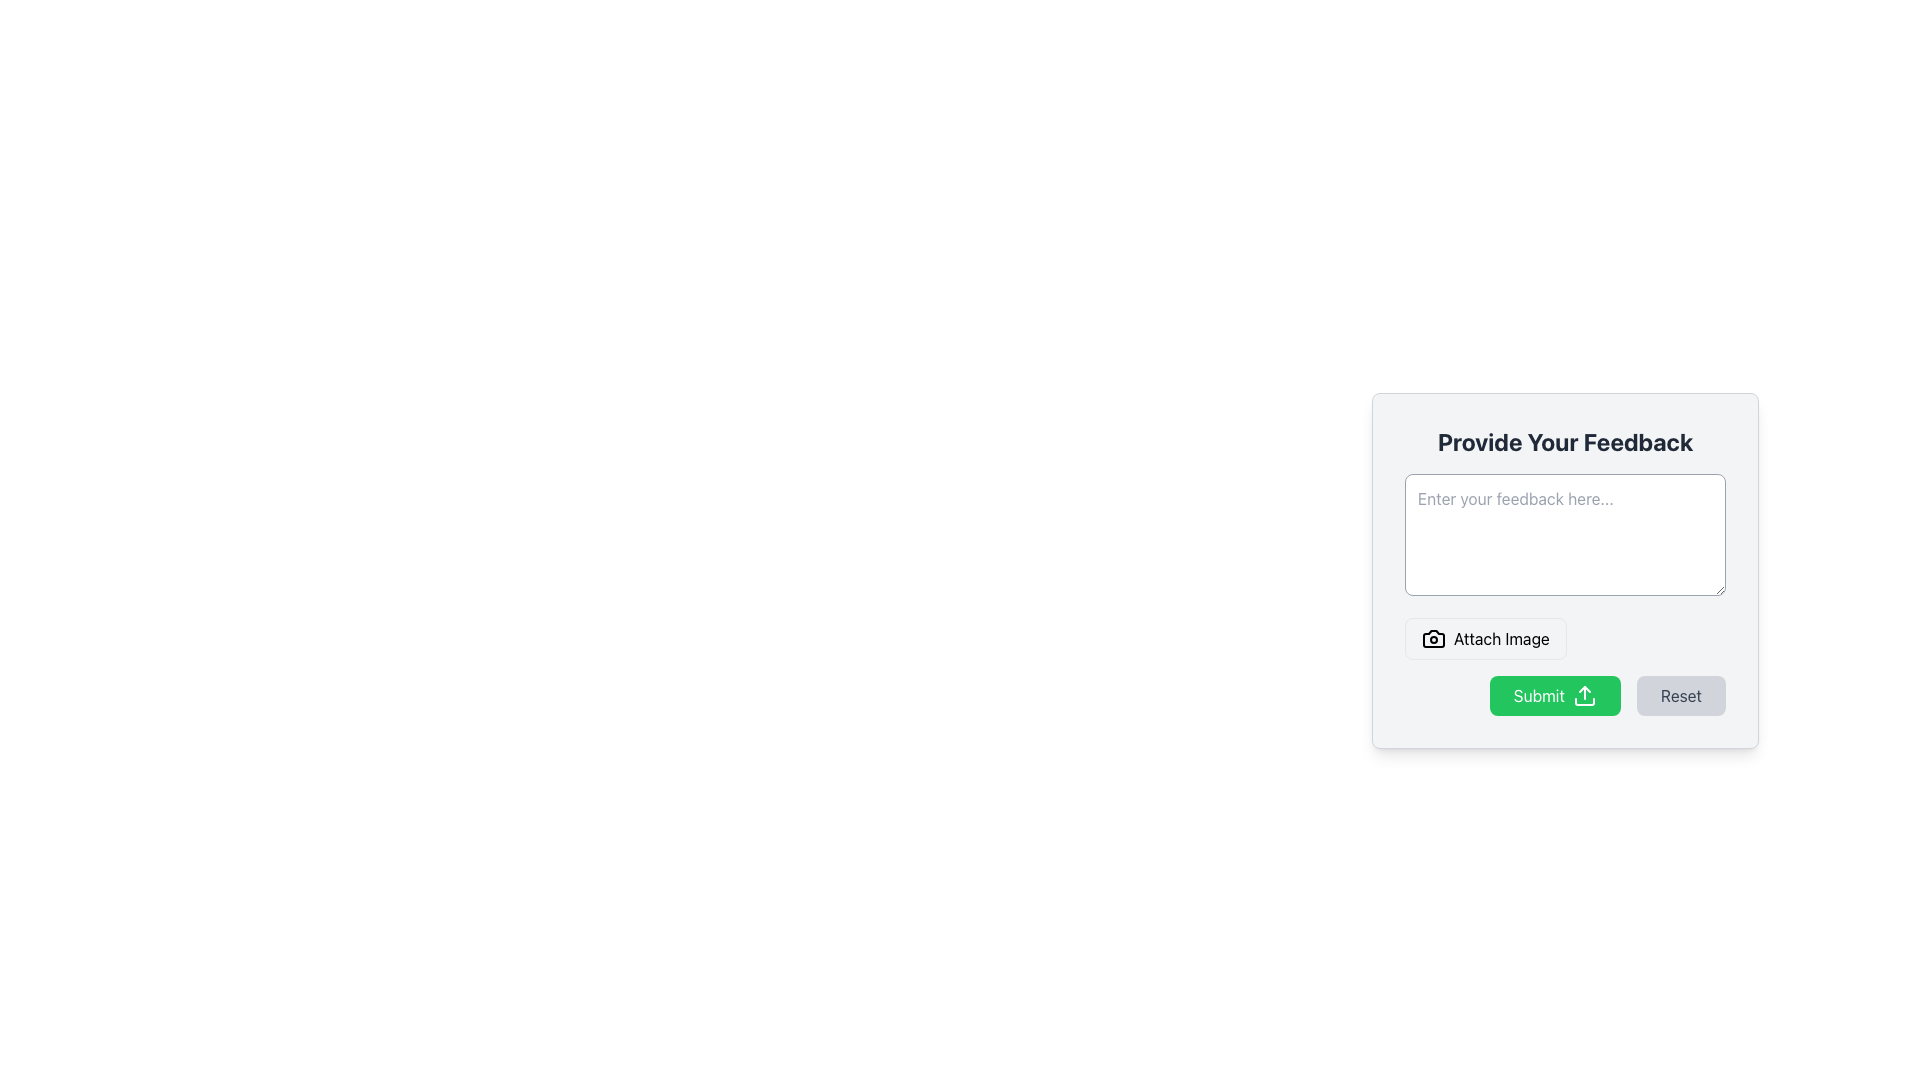 This screenshot has width=1920, height=1080. What do you see at coordinates (1583, 694) in the screenshot?
I see `the Upload Indicator icon located inside the green 'Submit' button, positioned to the right of the text 'Submit', to interact with the associated button` at bounding box center [1583, 694].